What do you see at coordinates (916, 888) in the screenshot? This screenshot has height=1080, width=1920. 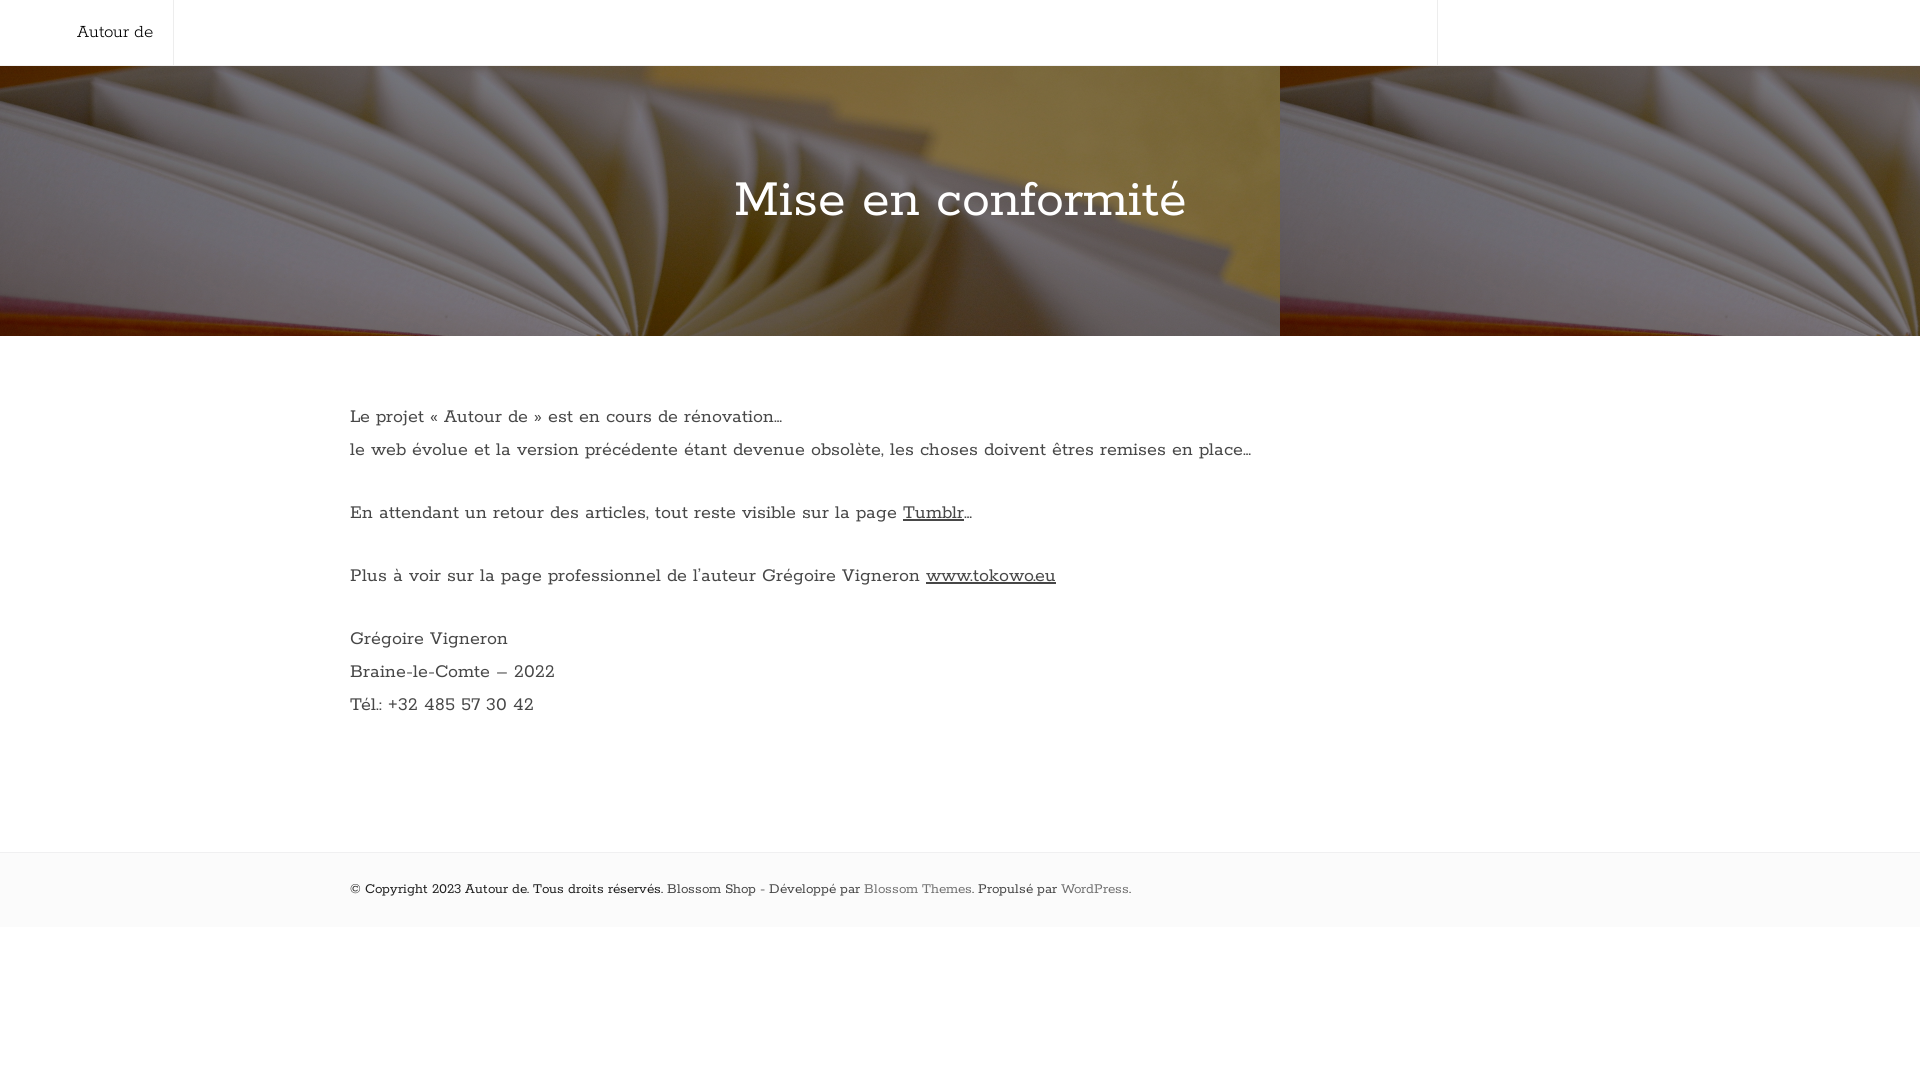 I see `'Blossom Themes'` at bounding box center [916, 888].